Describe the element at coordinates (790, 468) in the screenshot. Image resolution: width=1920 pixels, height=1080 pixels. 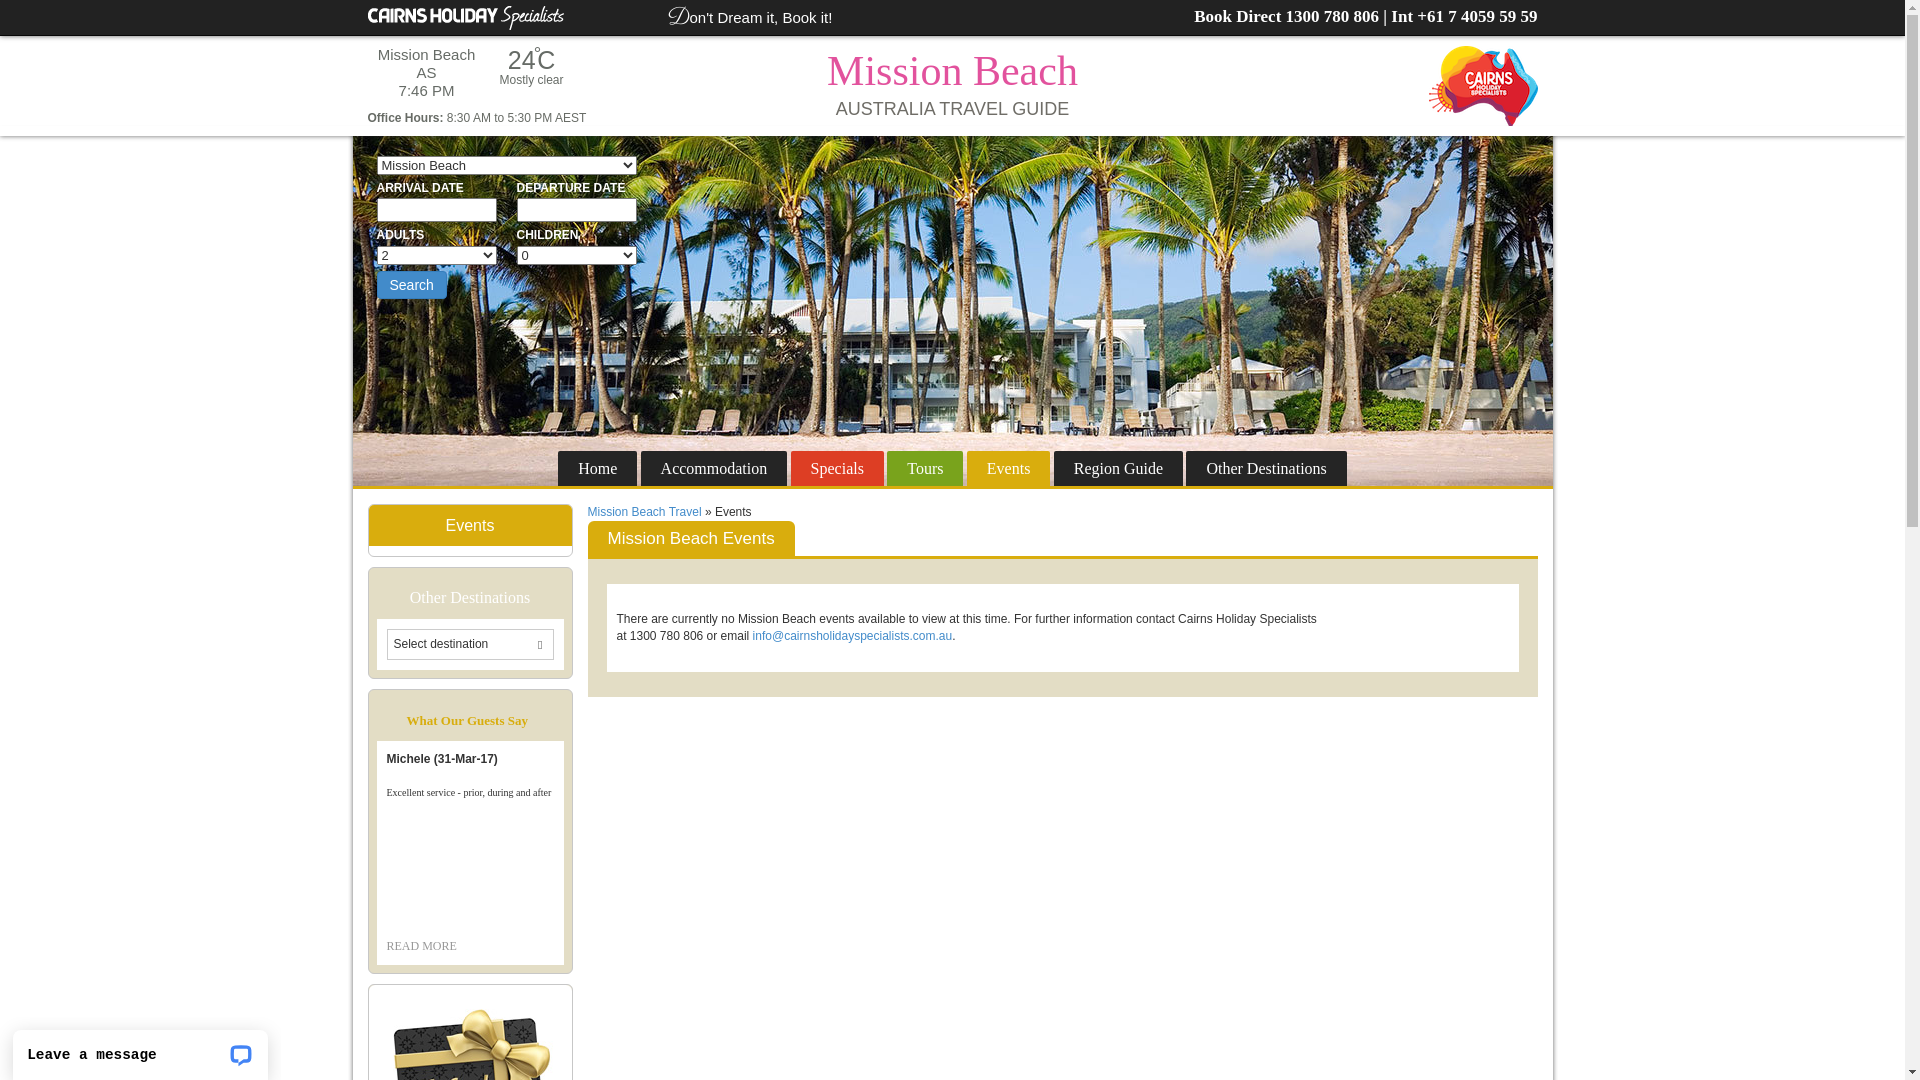
I see `'Specials'` at that location.